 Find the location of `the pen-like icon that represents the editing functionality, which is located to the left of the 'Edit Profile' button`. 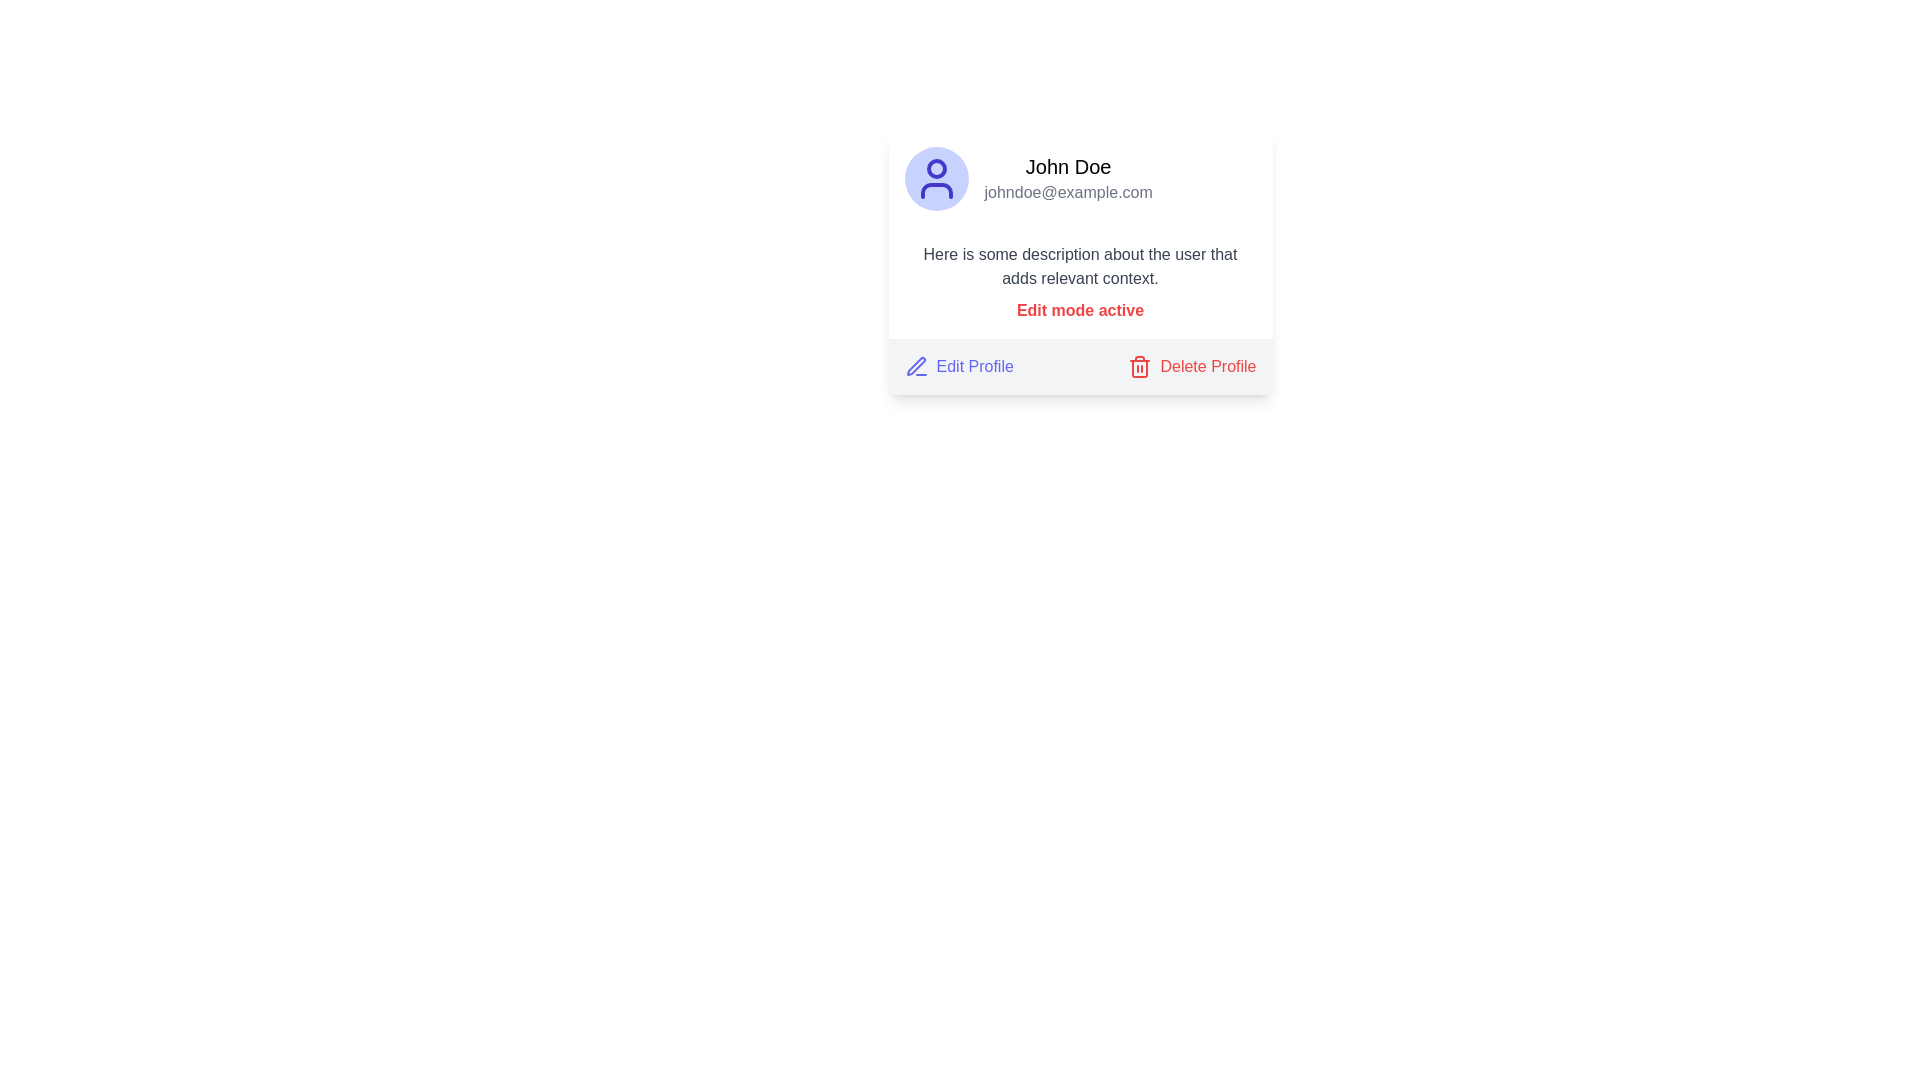

the pen-like icon that represents the editing functionality, which is located to the left of the 'Edit Profile' button is located at coordinates (915, 366).